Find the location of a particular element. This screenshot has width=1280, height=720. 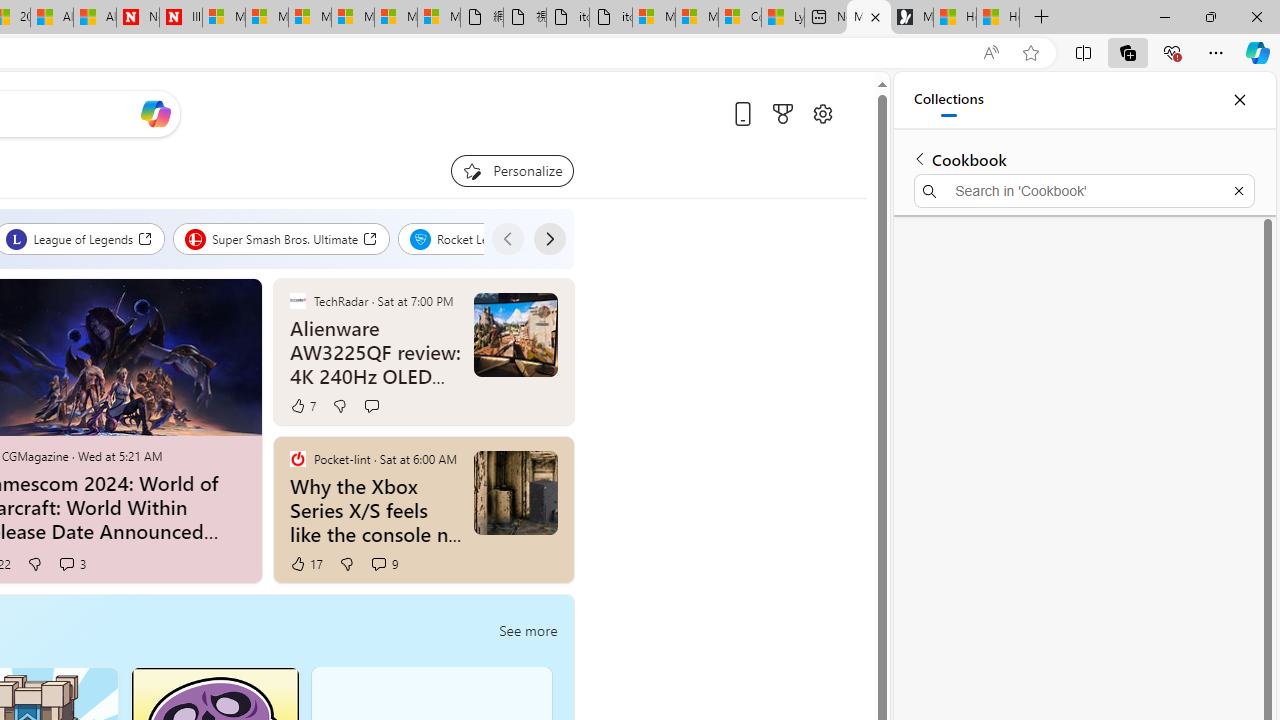

'17 Like' is located at coordinates (305, 564).